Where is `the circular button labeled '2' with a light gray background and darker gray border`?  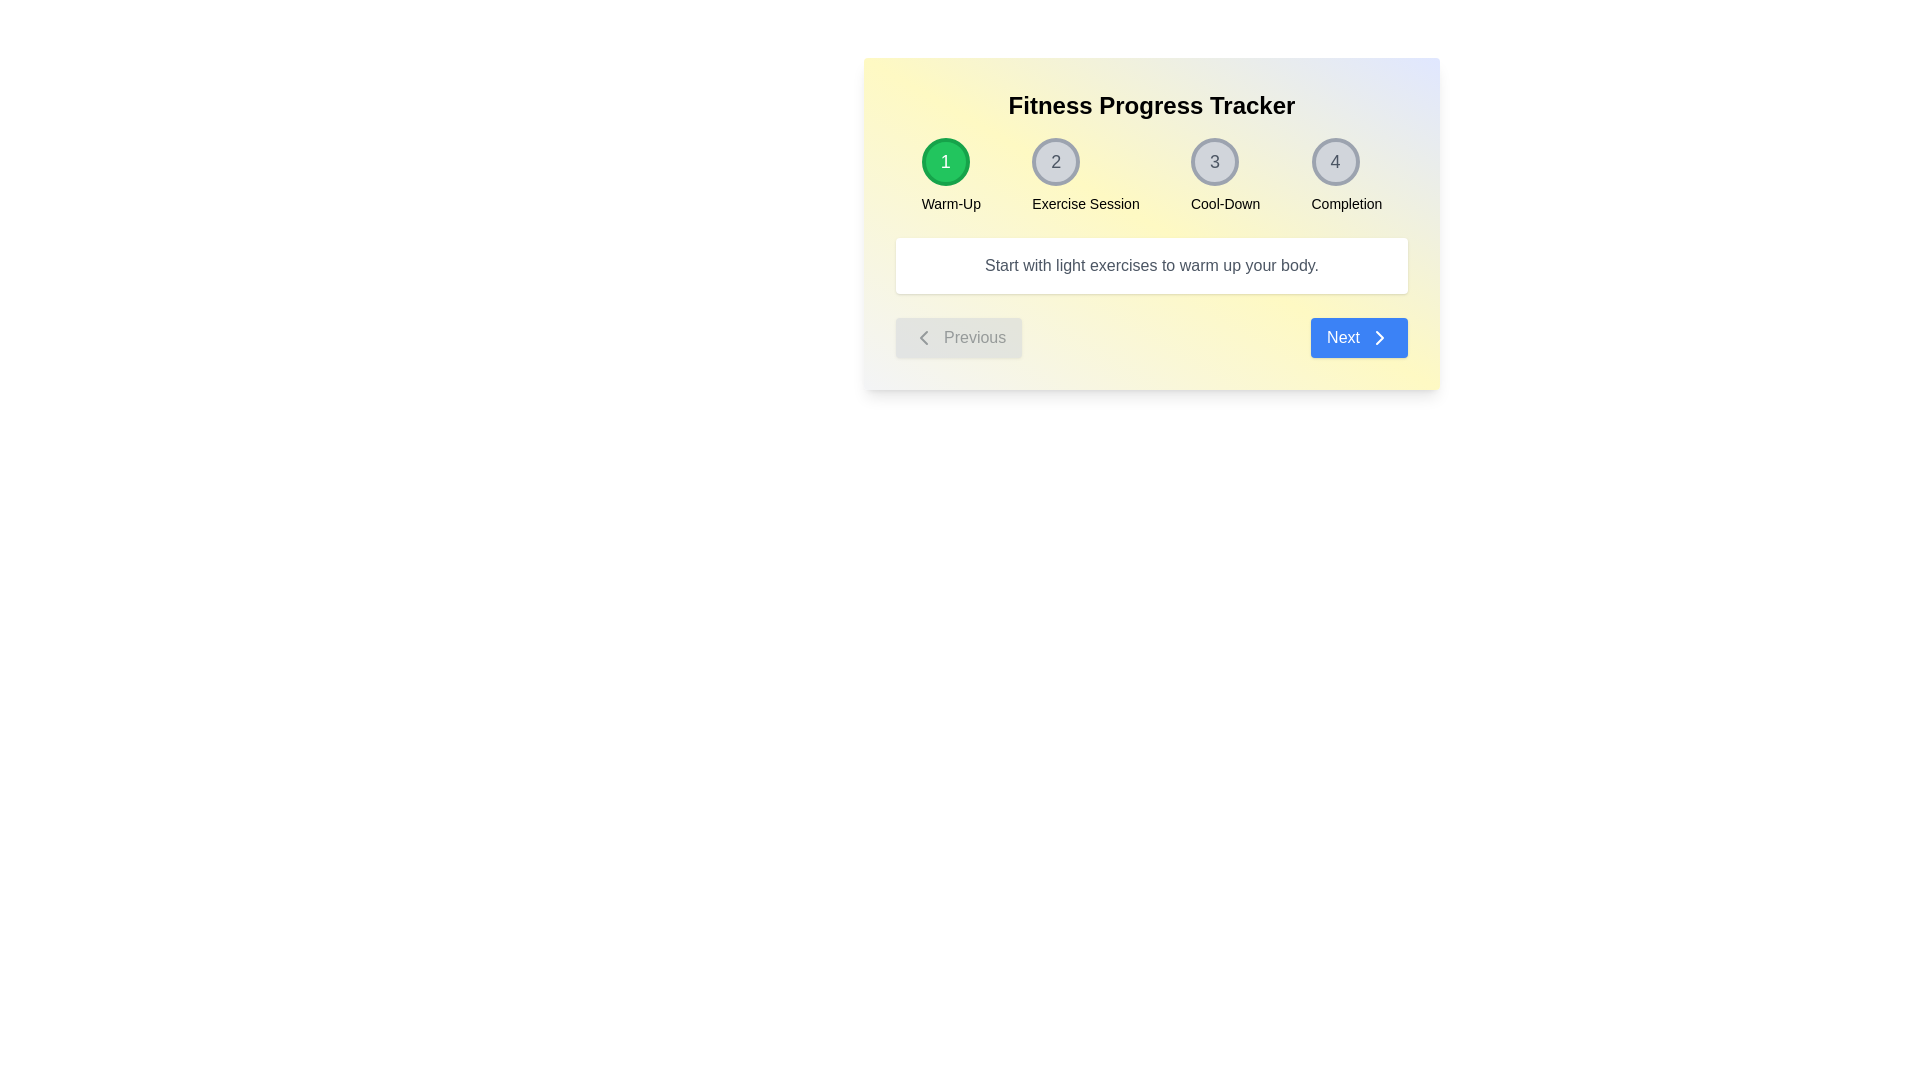 the circular button labeled '2' with a light gray background and darker gray border is located at coordinates (1055, 161).